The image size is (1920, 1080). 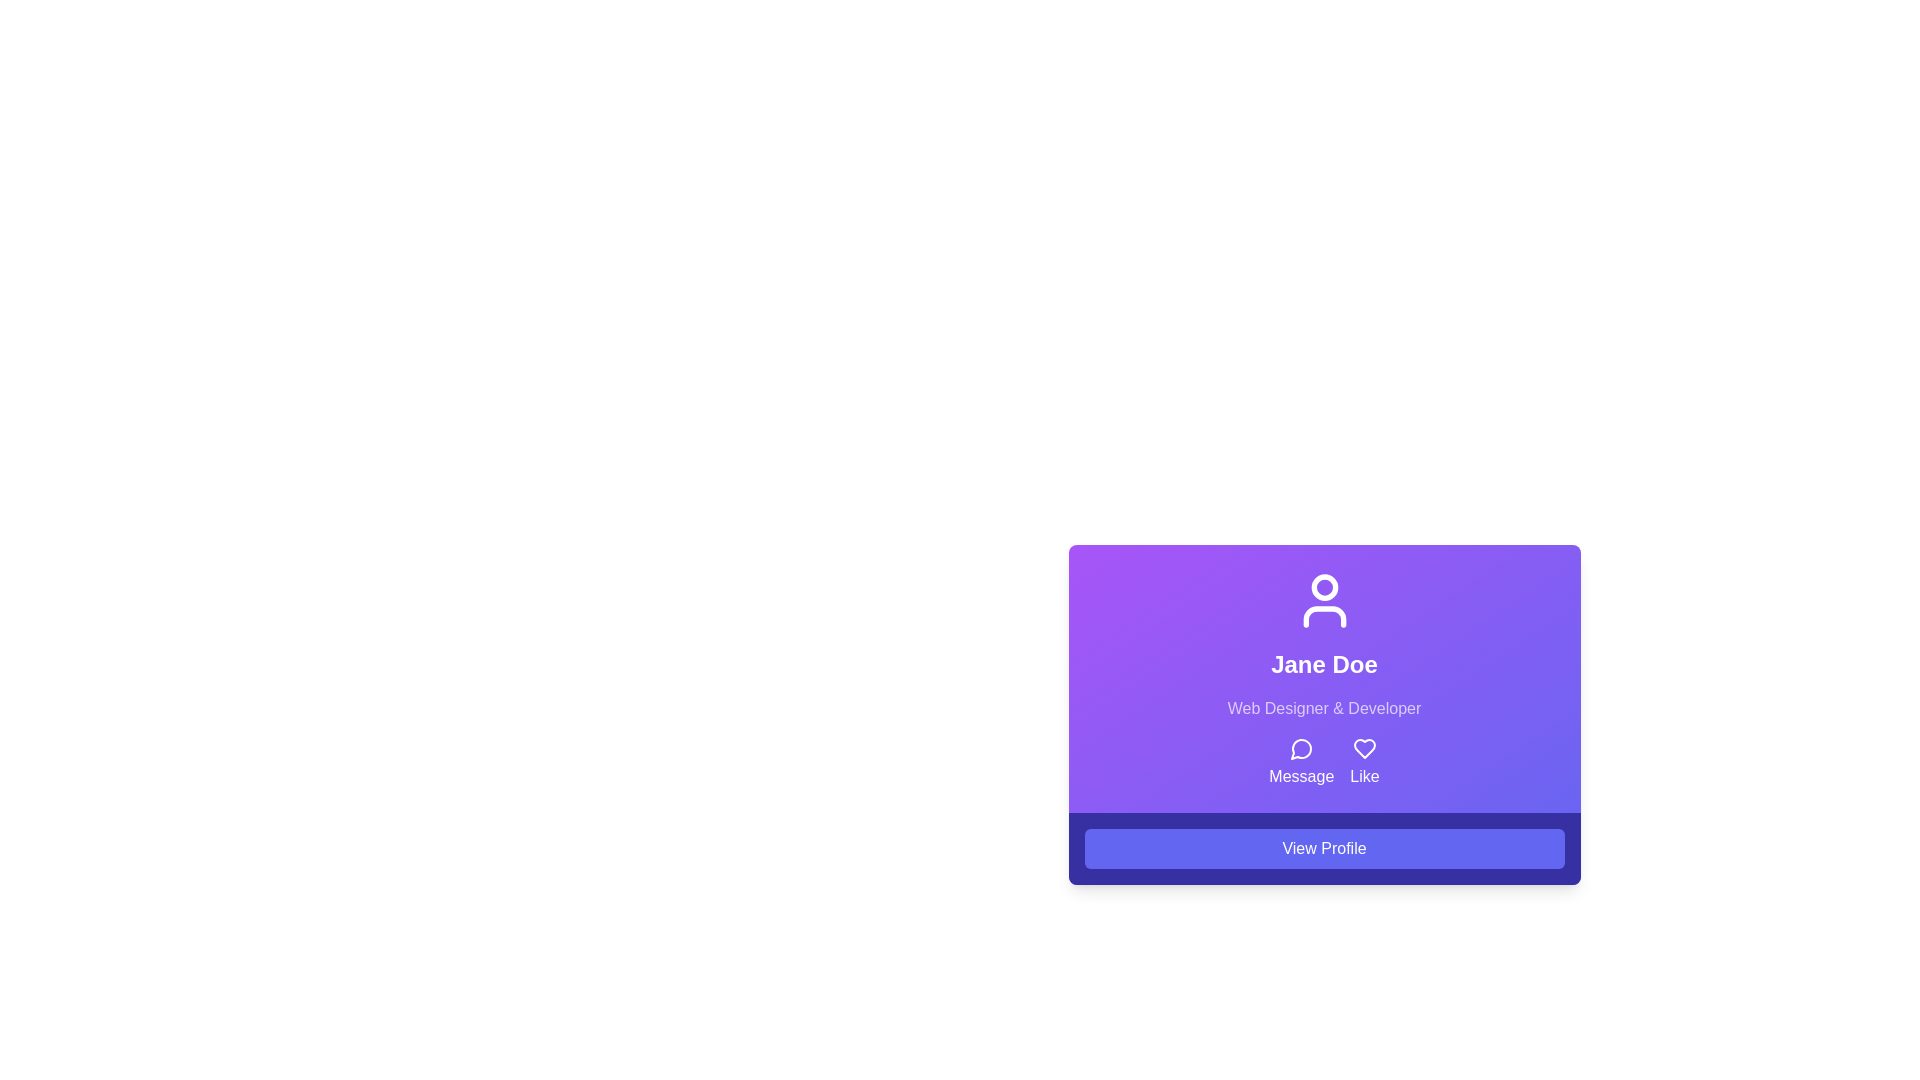 What do you see at coordinates (1301, 775) in the screenshot?
I see `the 'Message' text label styled in white against a purple background, located below the speech bubble icon, to associate the text with its corresponding icon` at bounding box center [1301, 775].